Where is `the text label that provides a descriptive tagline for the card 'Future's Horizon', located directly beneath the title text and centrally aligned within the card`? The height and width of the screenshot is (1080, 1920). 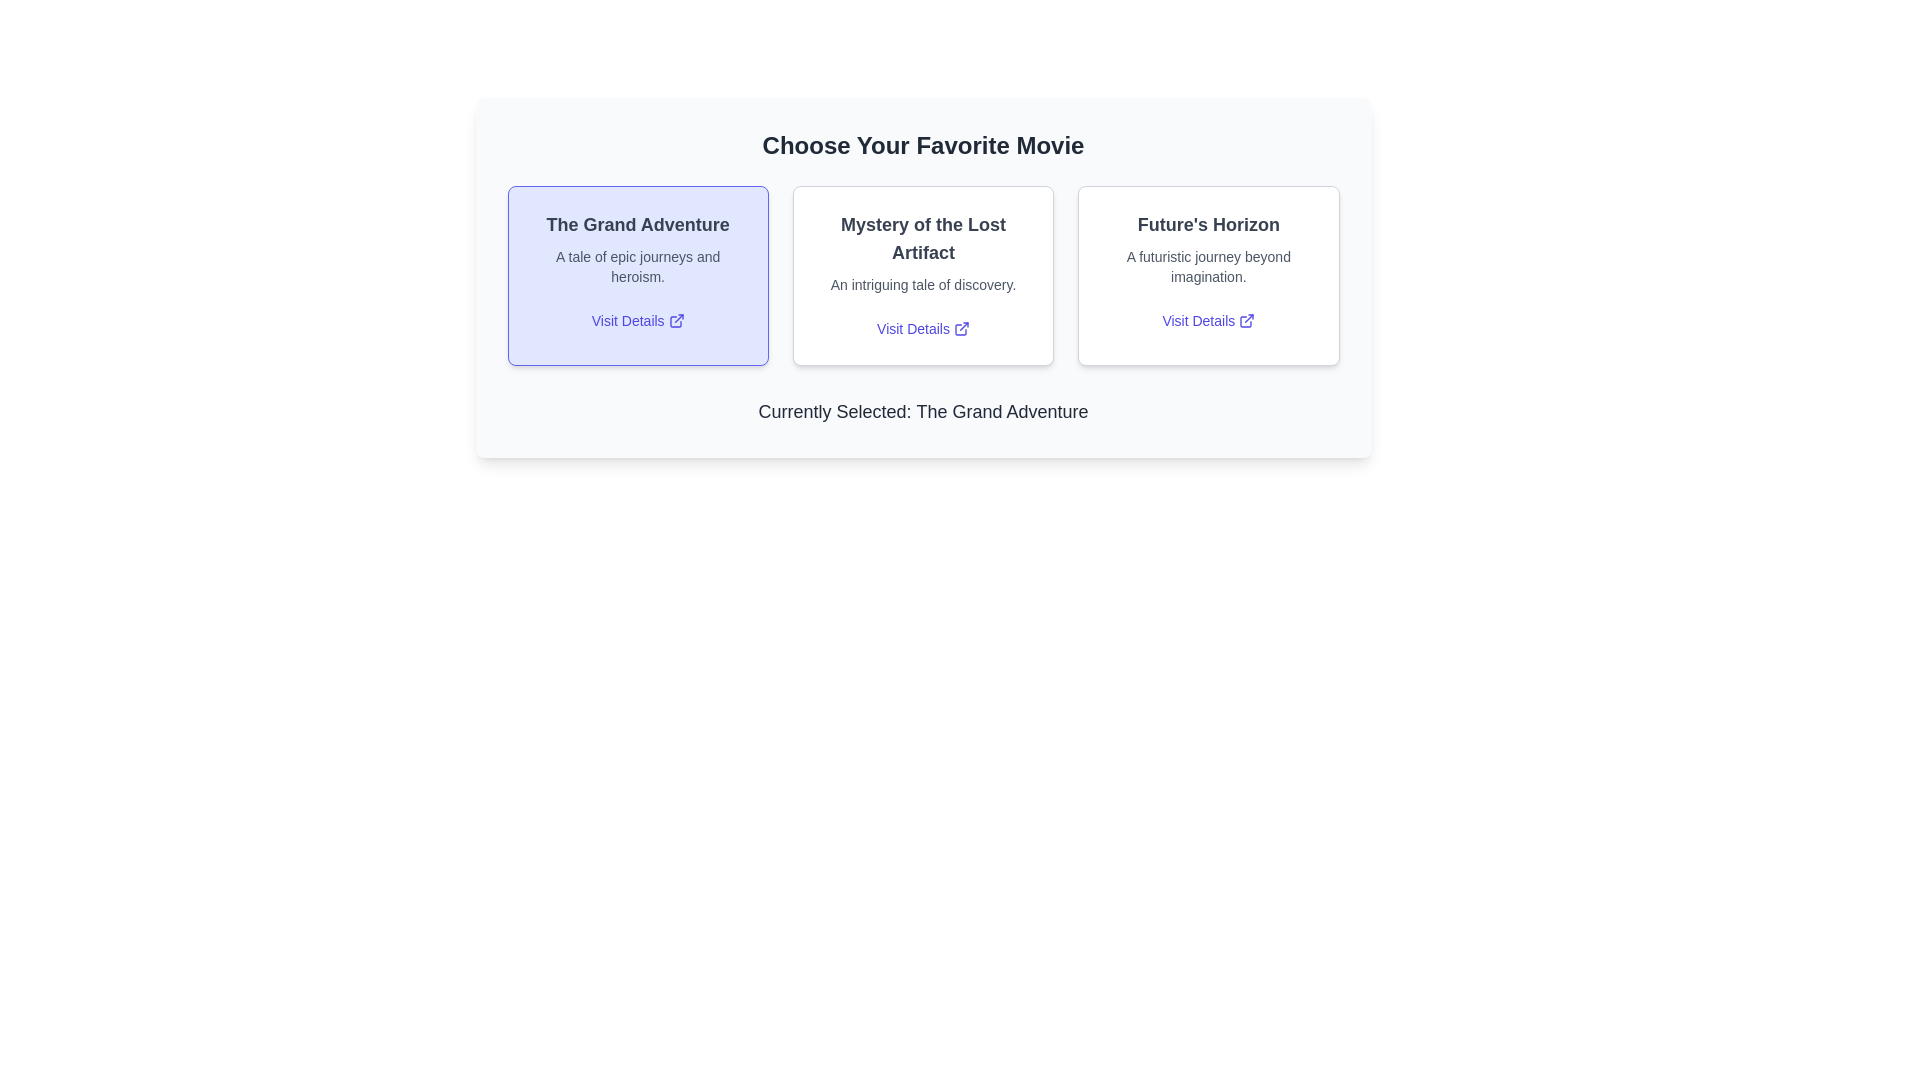
the text label that provides a descriptive tagline for the card 'Future's Horizon', located directly beneath the title text and centrally aligned within the card is located at coordinates (1207, 265).